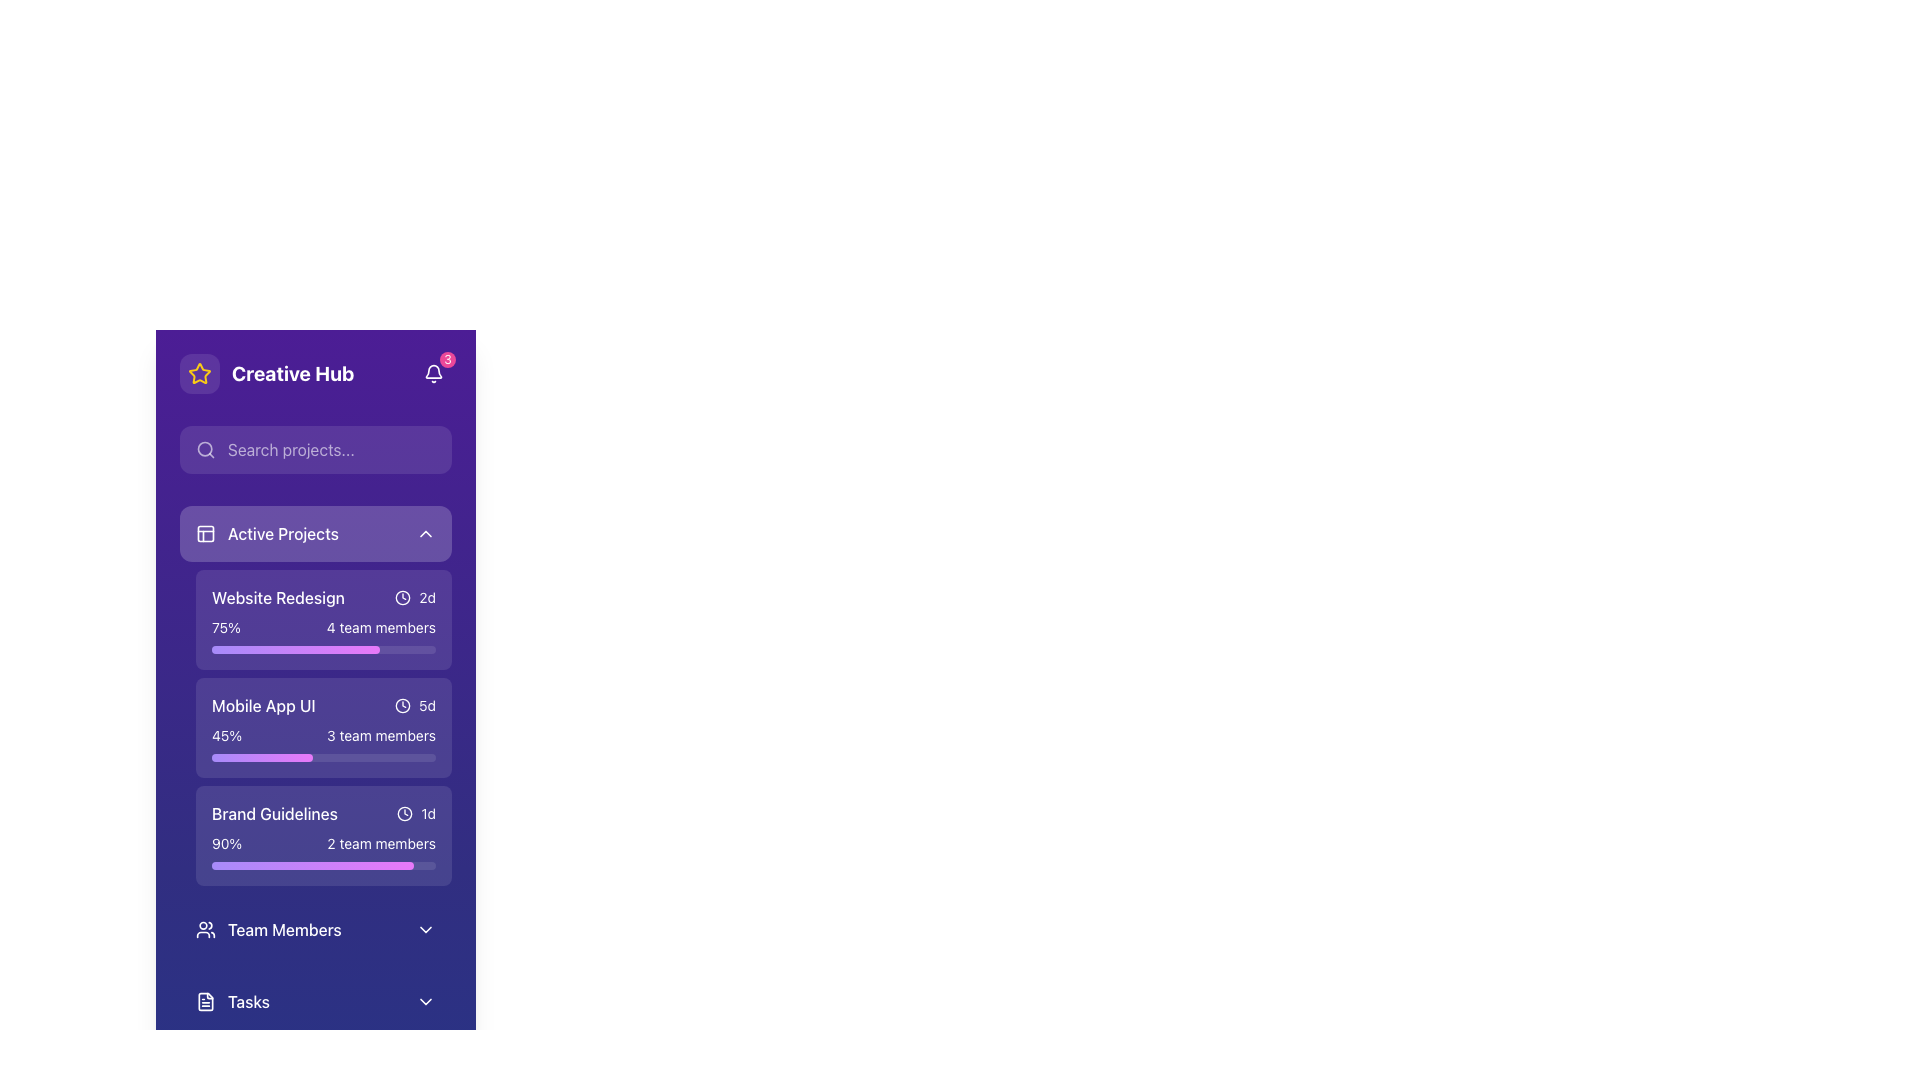 This screenshot has width=1920, height=1080. Describe the element at coordinates (404, 813) in the screenshot. I see `the clock icon located to the left of the text '1d' in the 'Brand Guidelines' section under the 'Active Projects' category as a visual indicator of time` at that location.